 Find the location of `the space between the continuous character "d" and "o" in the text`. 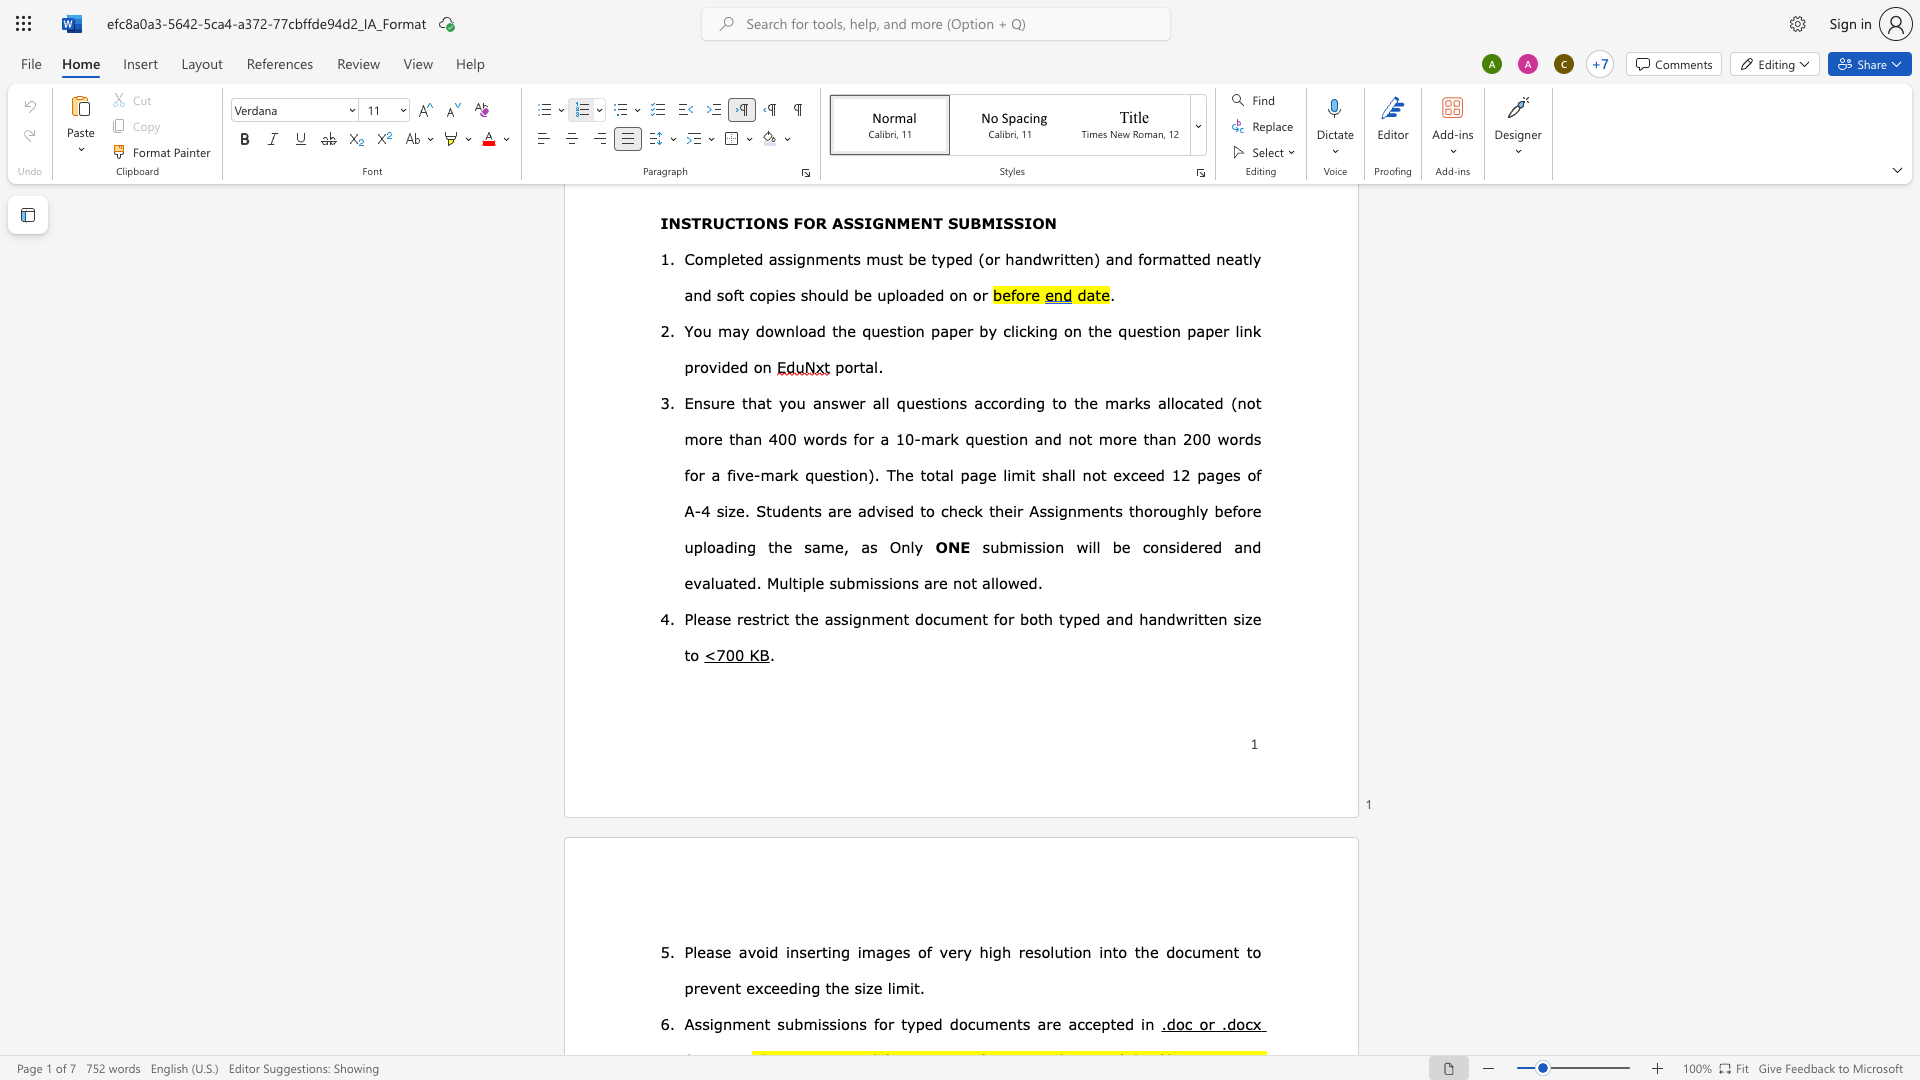

the space between the continuous character "d" and "o" in the text is located at coordinates (923, 617).